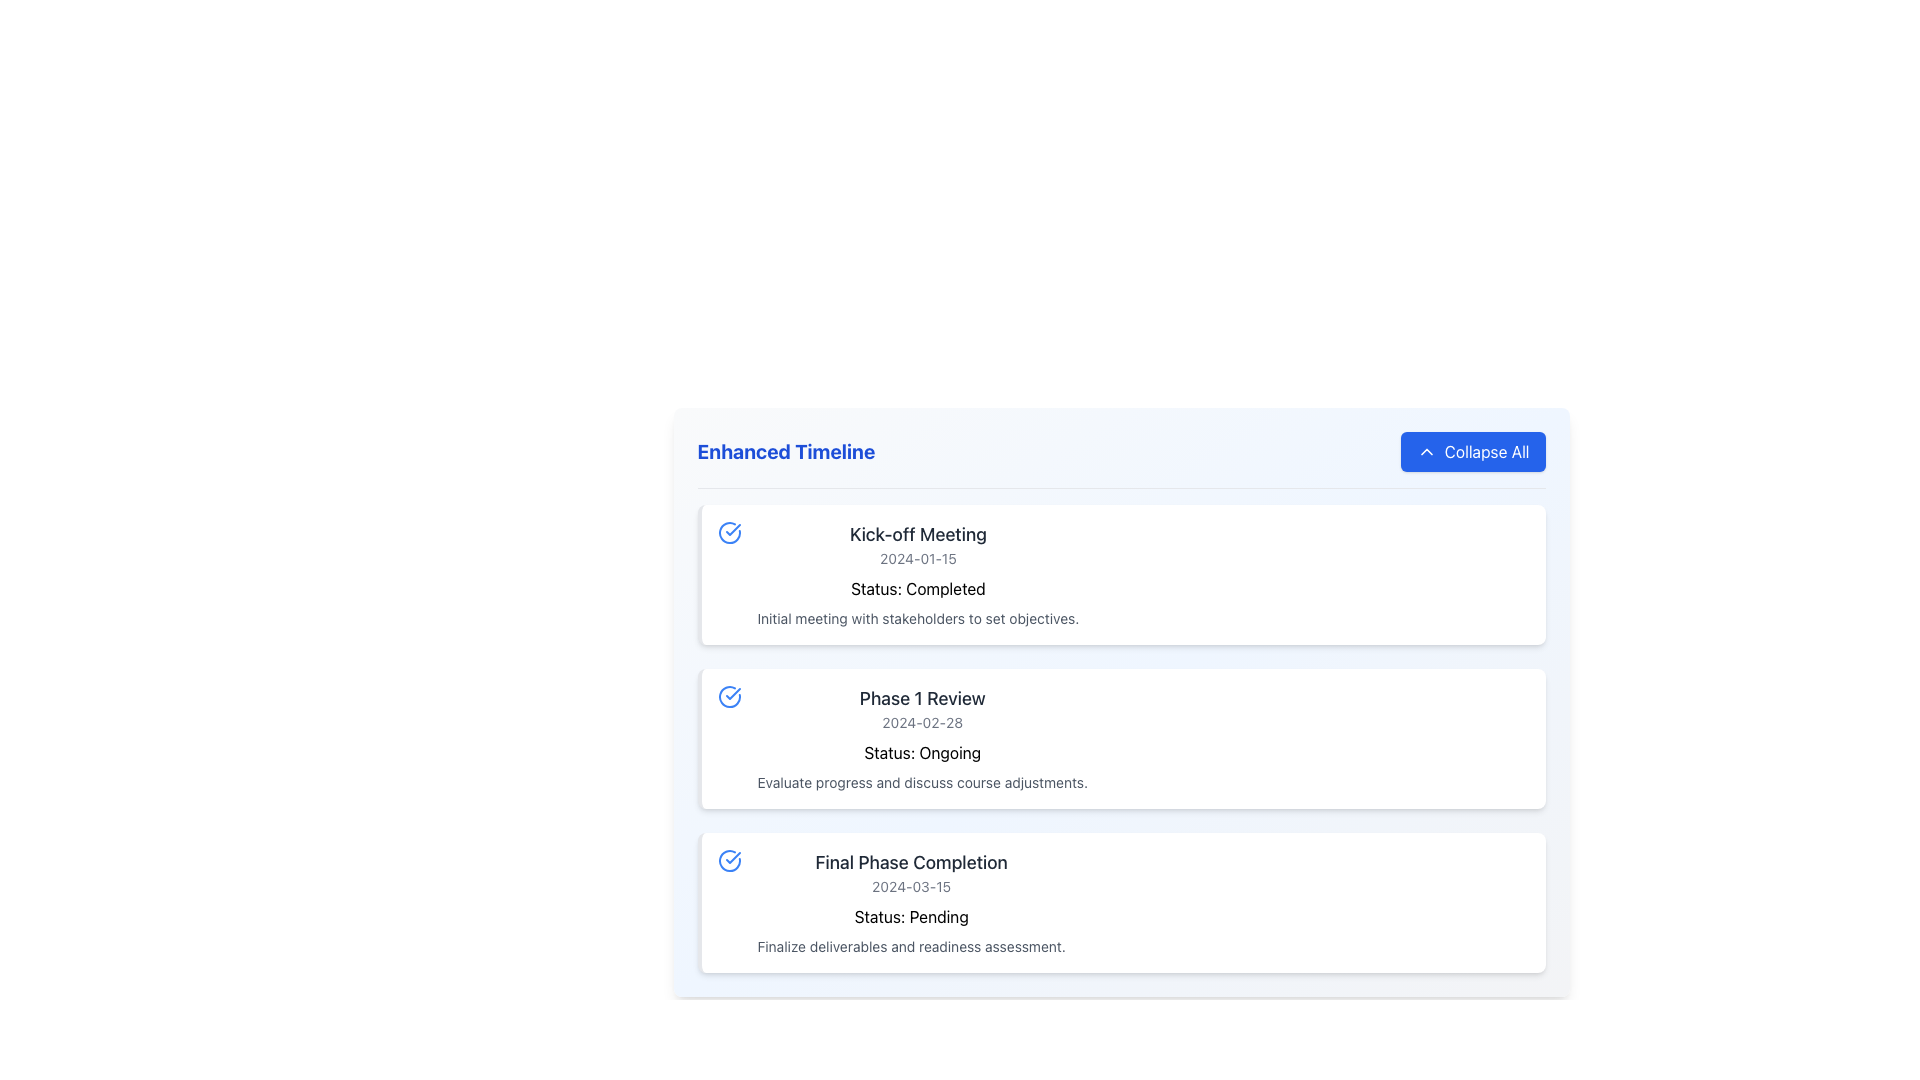  I want to click on the checkmark graphic within the Phase 1 Review section of the timeline interface, which is part of the SVG icon, so click(732, 528).